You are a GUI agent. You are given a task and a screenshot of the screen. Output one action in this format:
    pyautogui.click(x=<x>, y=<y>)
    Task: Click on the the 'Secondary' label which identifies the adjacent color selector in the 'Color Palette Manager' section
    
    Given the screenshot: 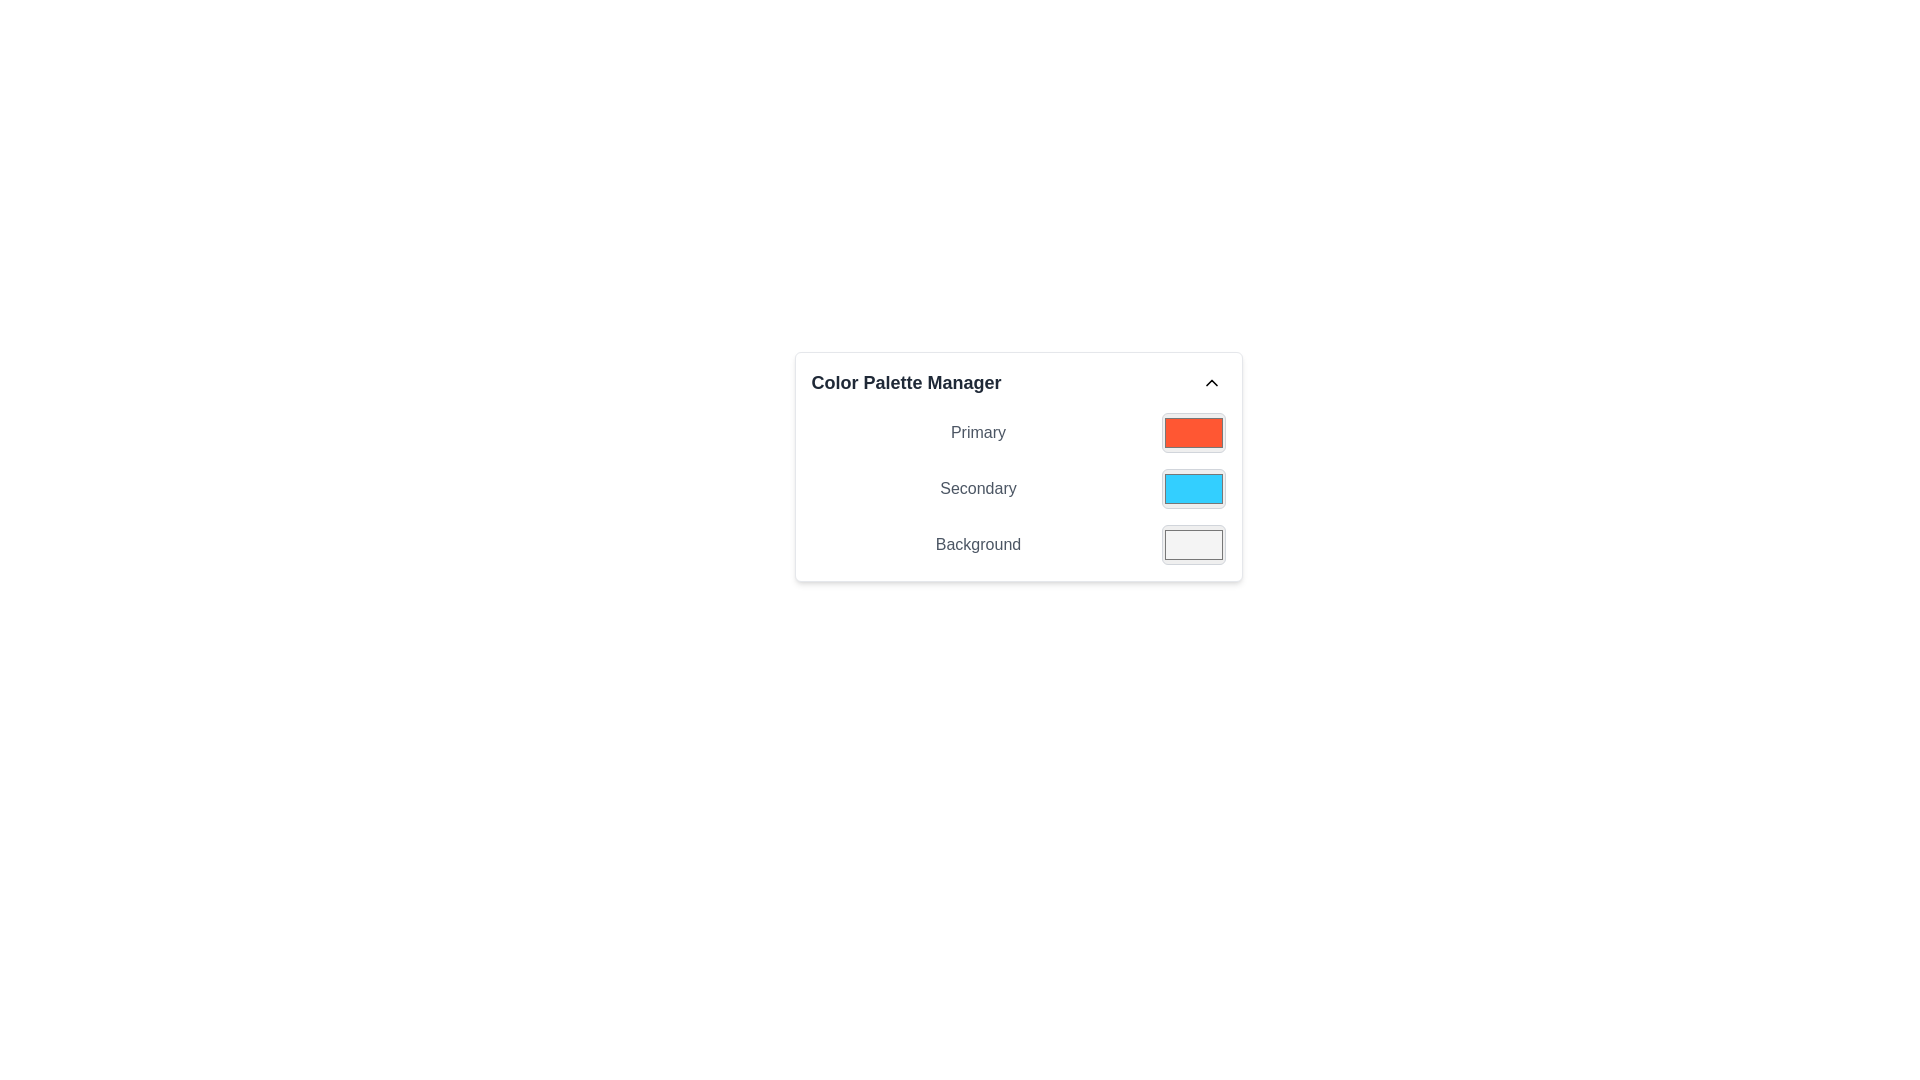 What is the action you would take?
    pyautogui.click(x=978, y=489)
    